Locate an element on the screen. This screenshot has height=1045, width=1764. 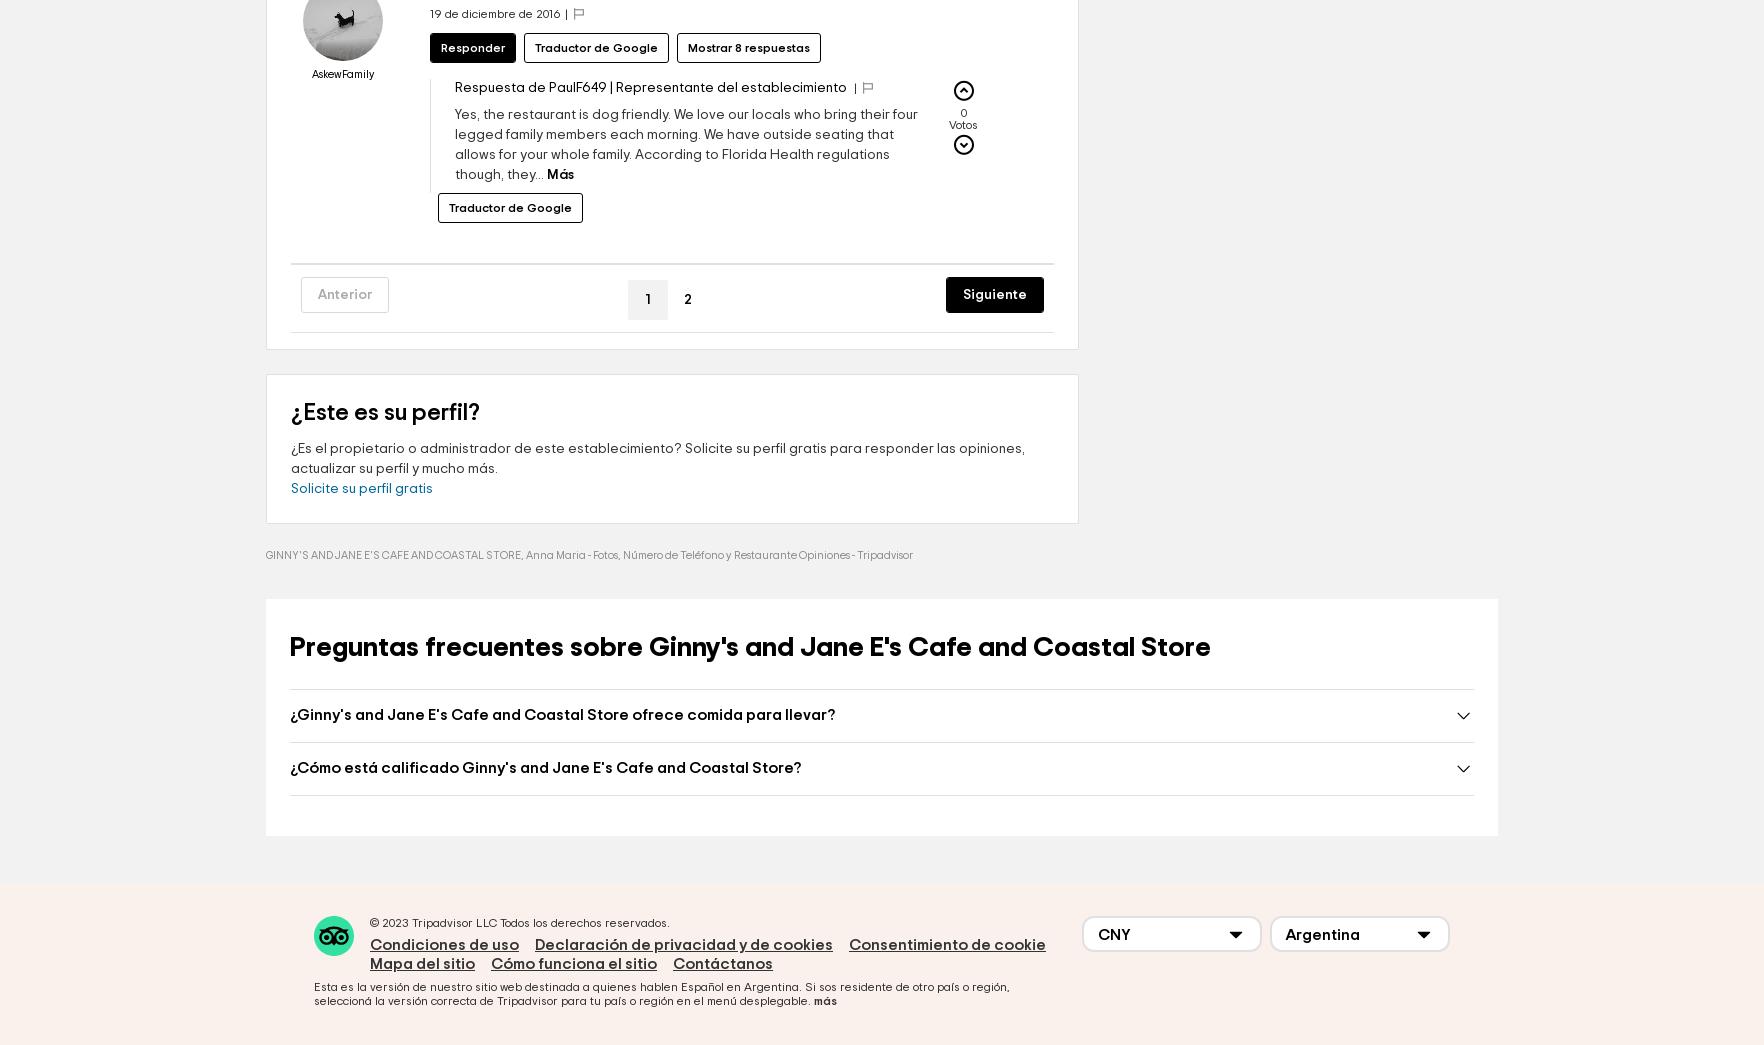
'CNY' is located at coordinates (1114, 1009).